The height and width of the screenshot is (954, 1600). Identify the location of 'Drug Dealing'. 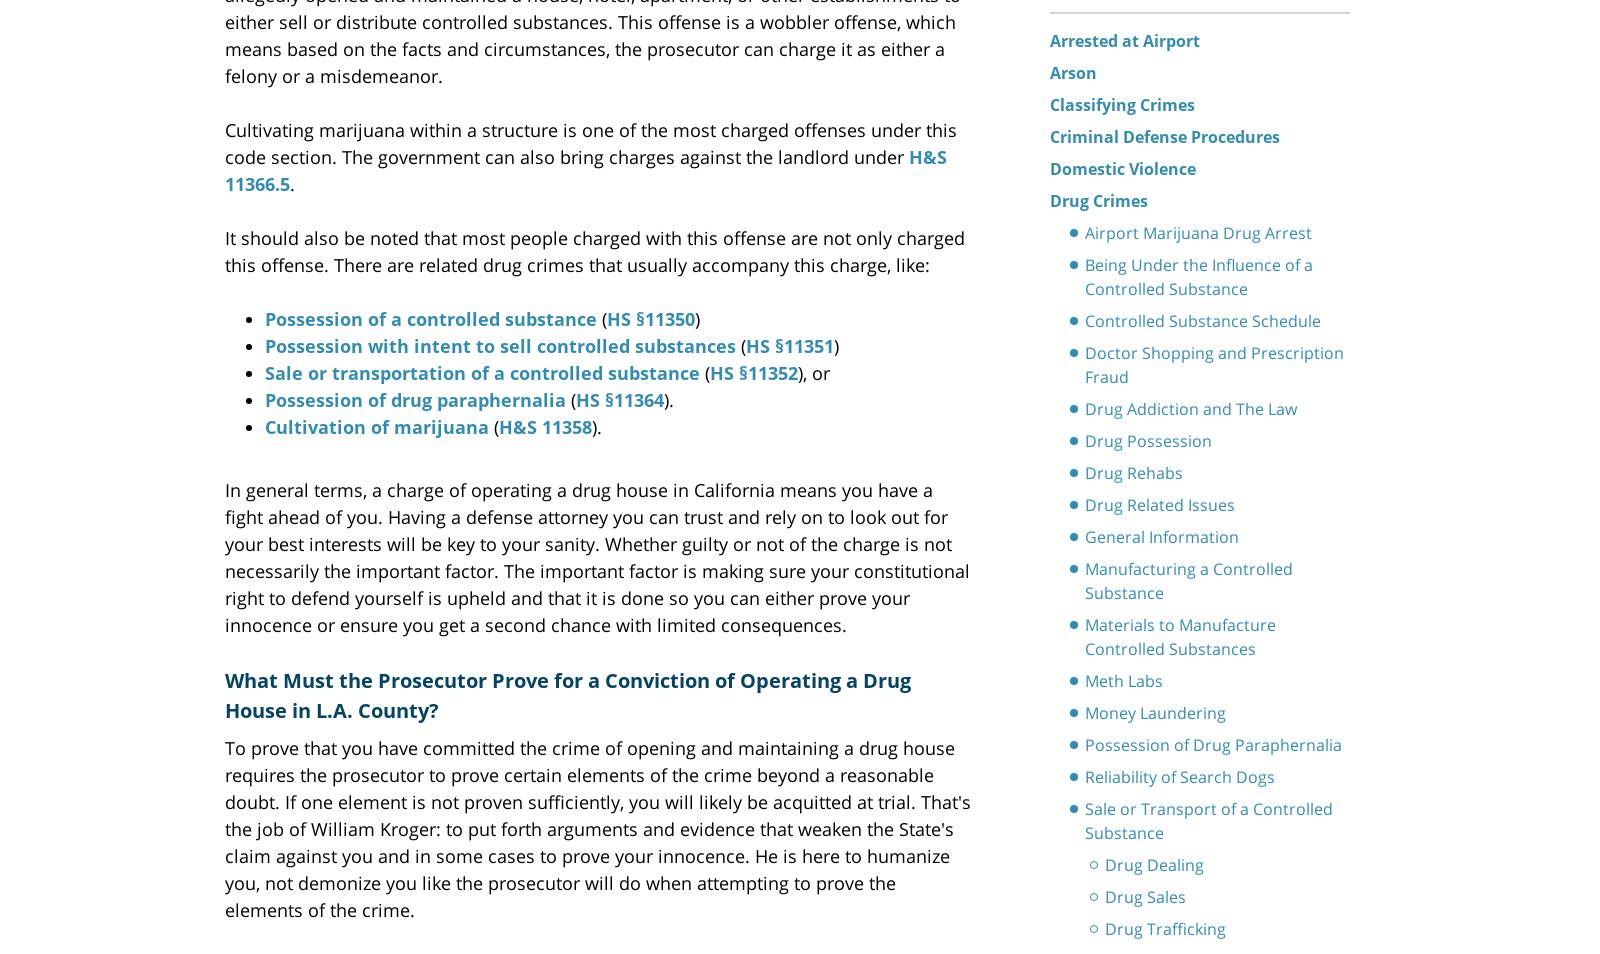
(1154, 864).